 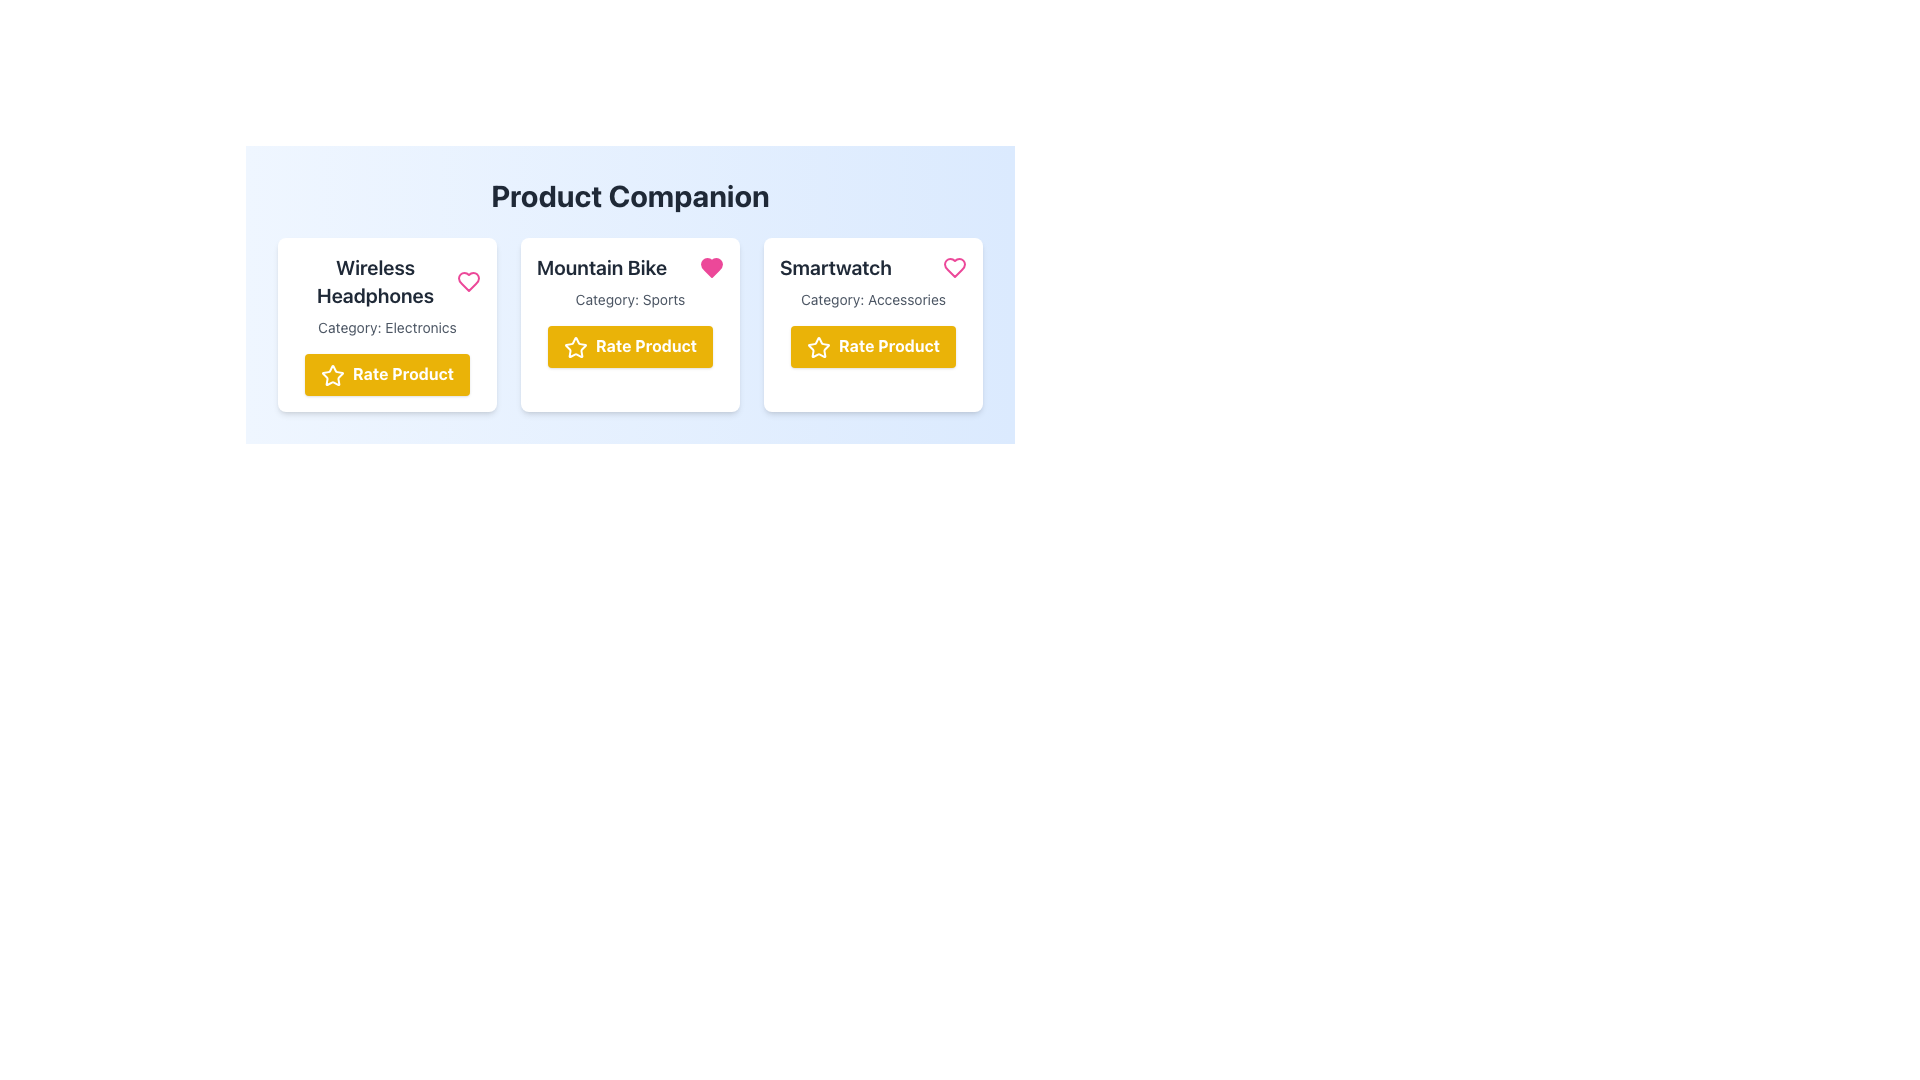 What do you see at coordinates (575, 346) in the screenshot?
I see `the star-shaped rating icon filled with yellow color, which is located at the bottom-center of the 'Mountain Bike' product card, above the 'Rate Product' text` at bounding box center [575, 346].